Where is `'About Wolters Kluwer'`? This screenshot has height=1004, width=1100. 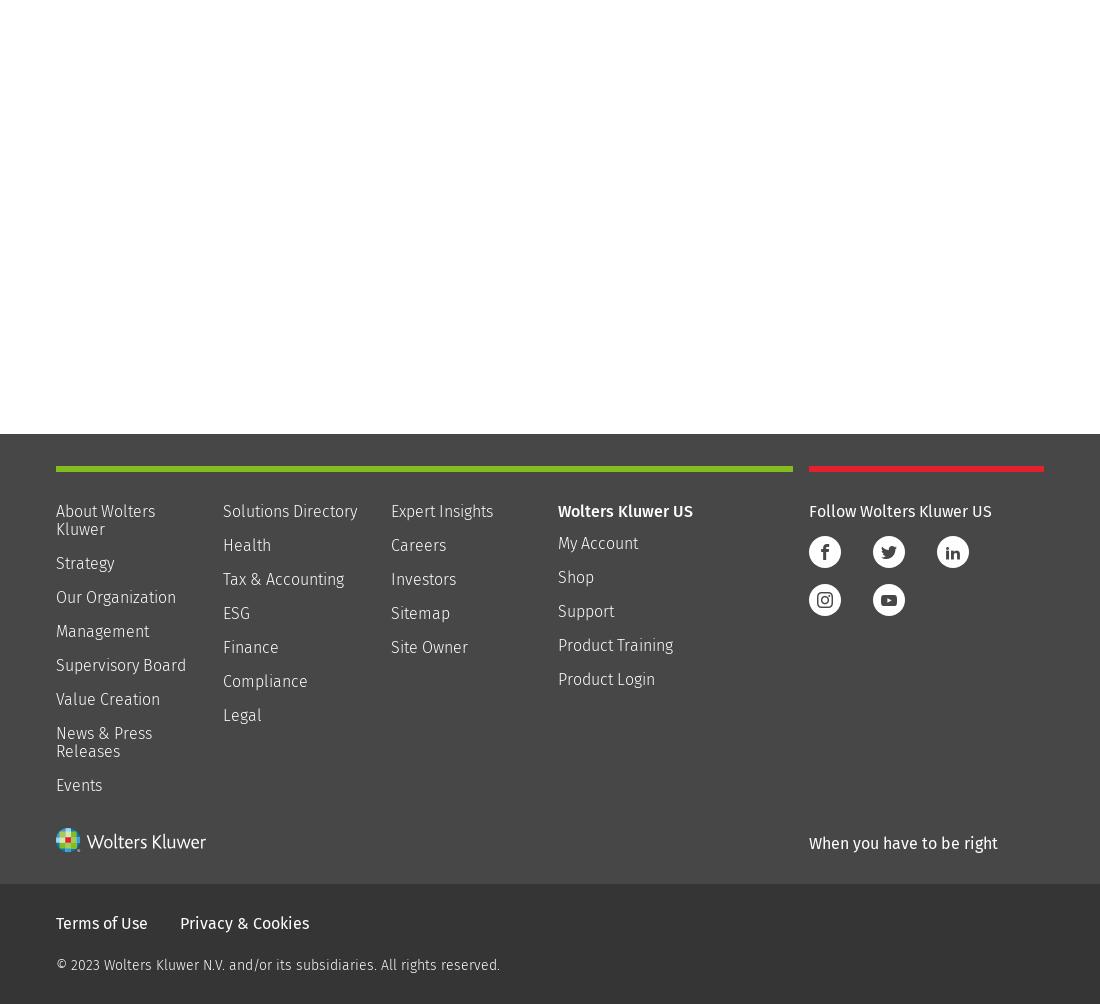 'About Wolters Kluwer' is located at coordinates (105, 519).